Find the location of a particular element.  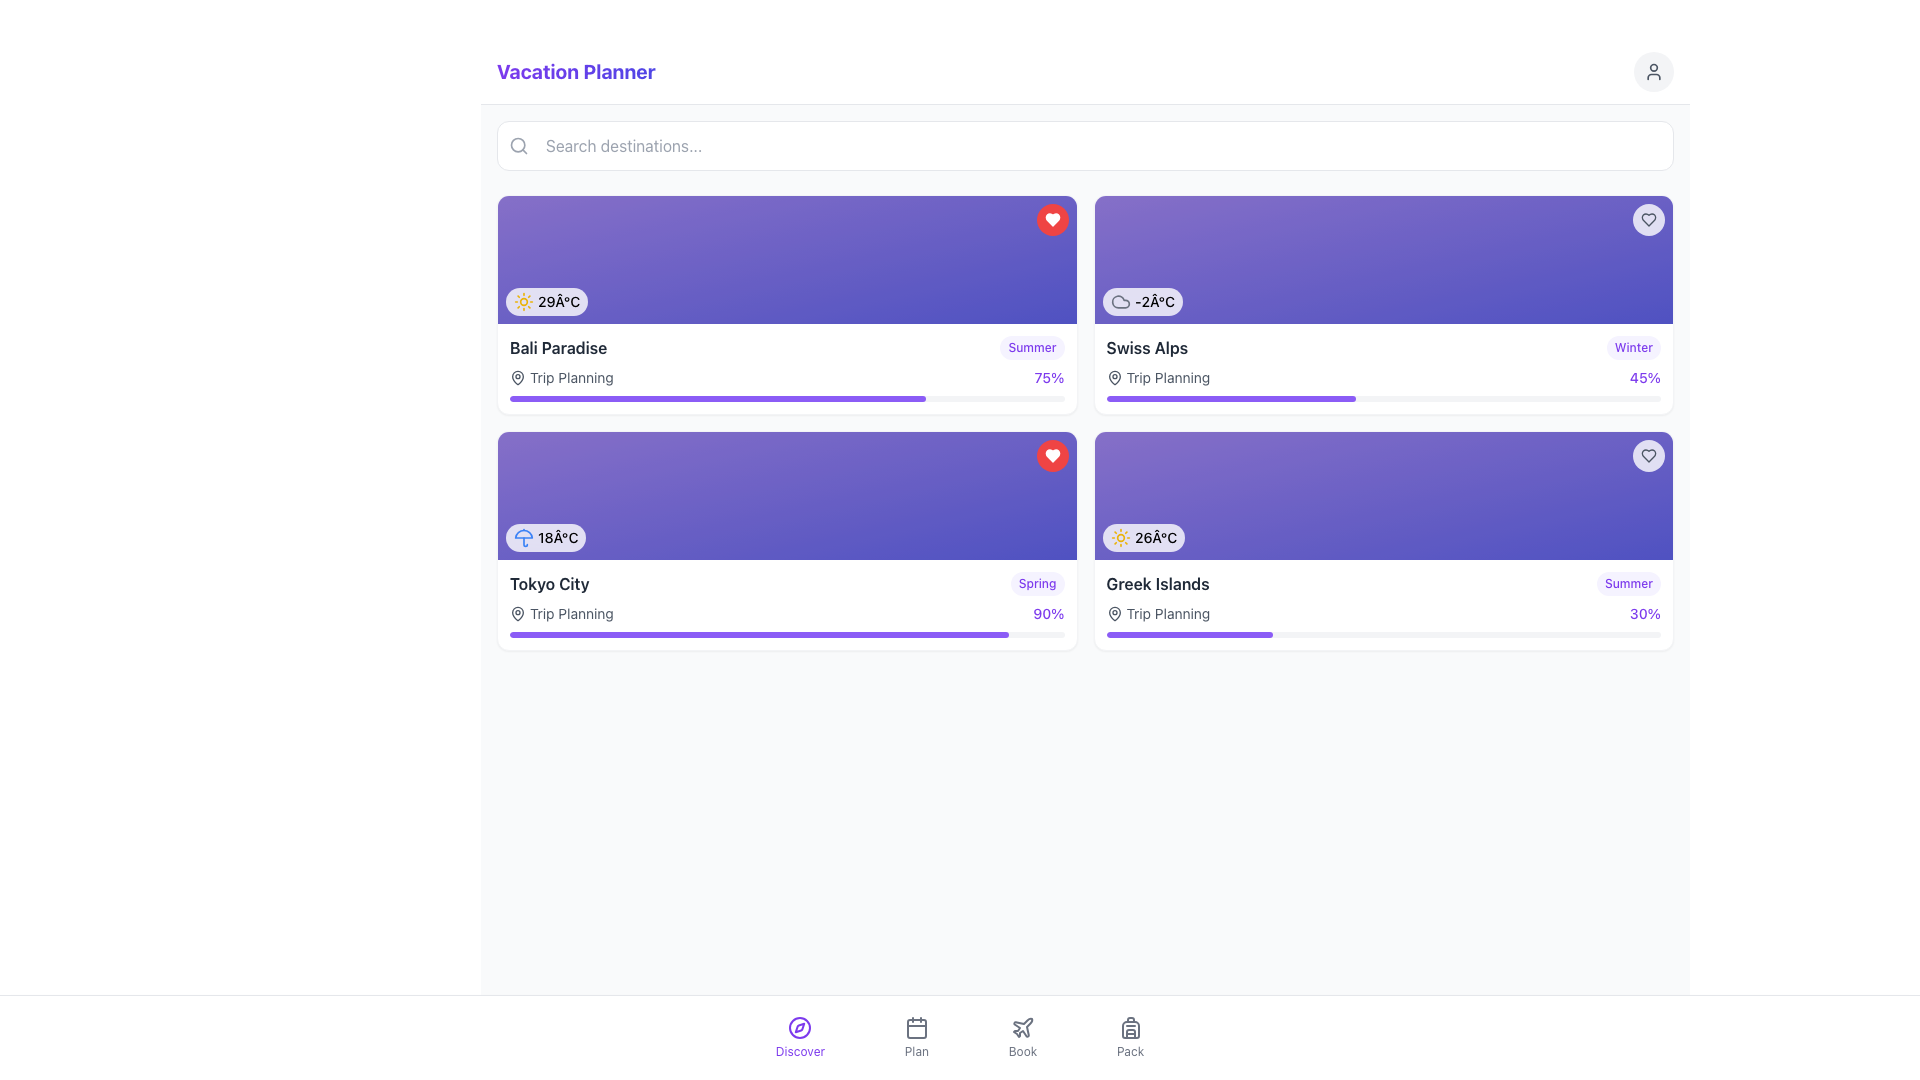

the badge-like component displaying the text 'Summer' in violet font, located in the 'Bali Paradise' section, towards the top-right corner of the section is located at coordinates (1032, 346).